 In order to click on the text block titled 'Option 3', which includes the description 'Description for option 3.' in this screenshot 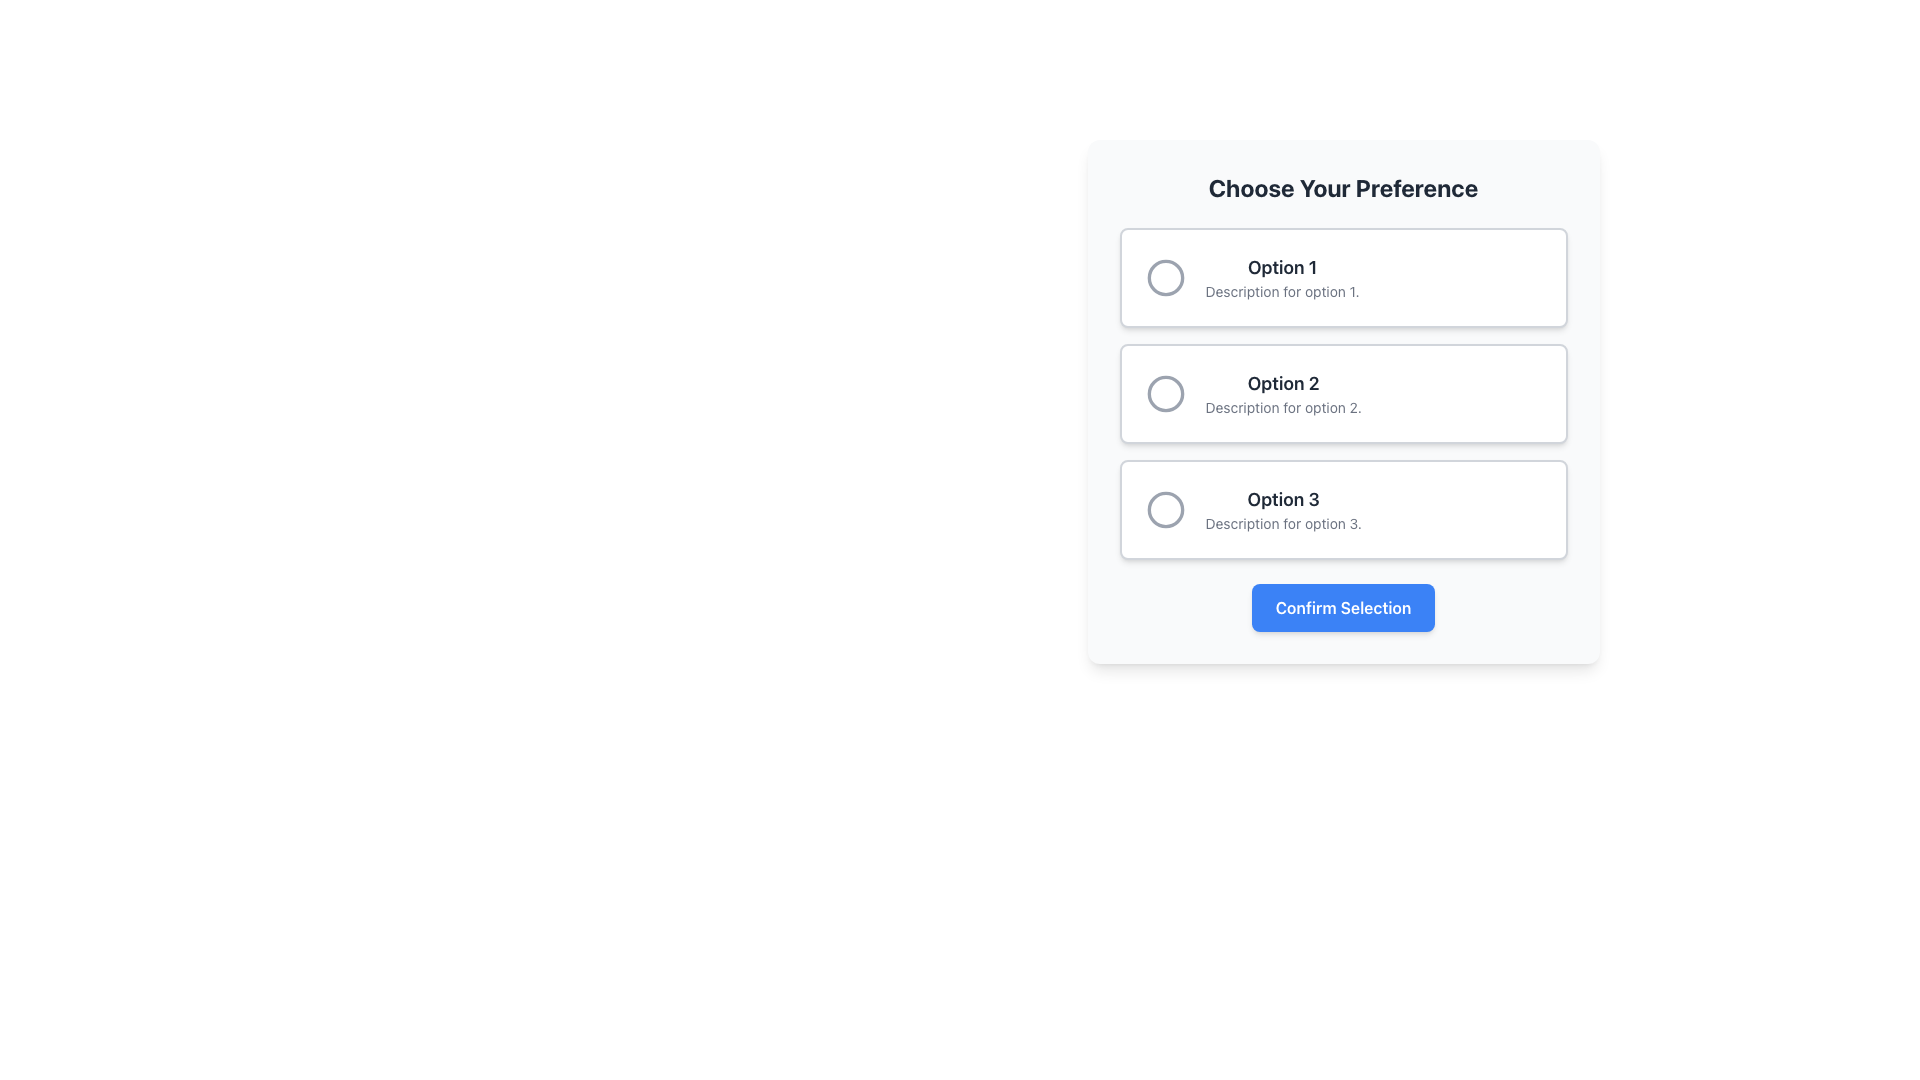, I will do `click(1283, 508)`.